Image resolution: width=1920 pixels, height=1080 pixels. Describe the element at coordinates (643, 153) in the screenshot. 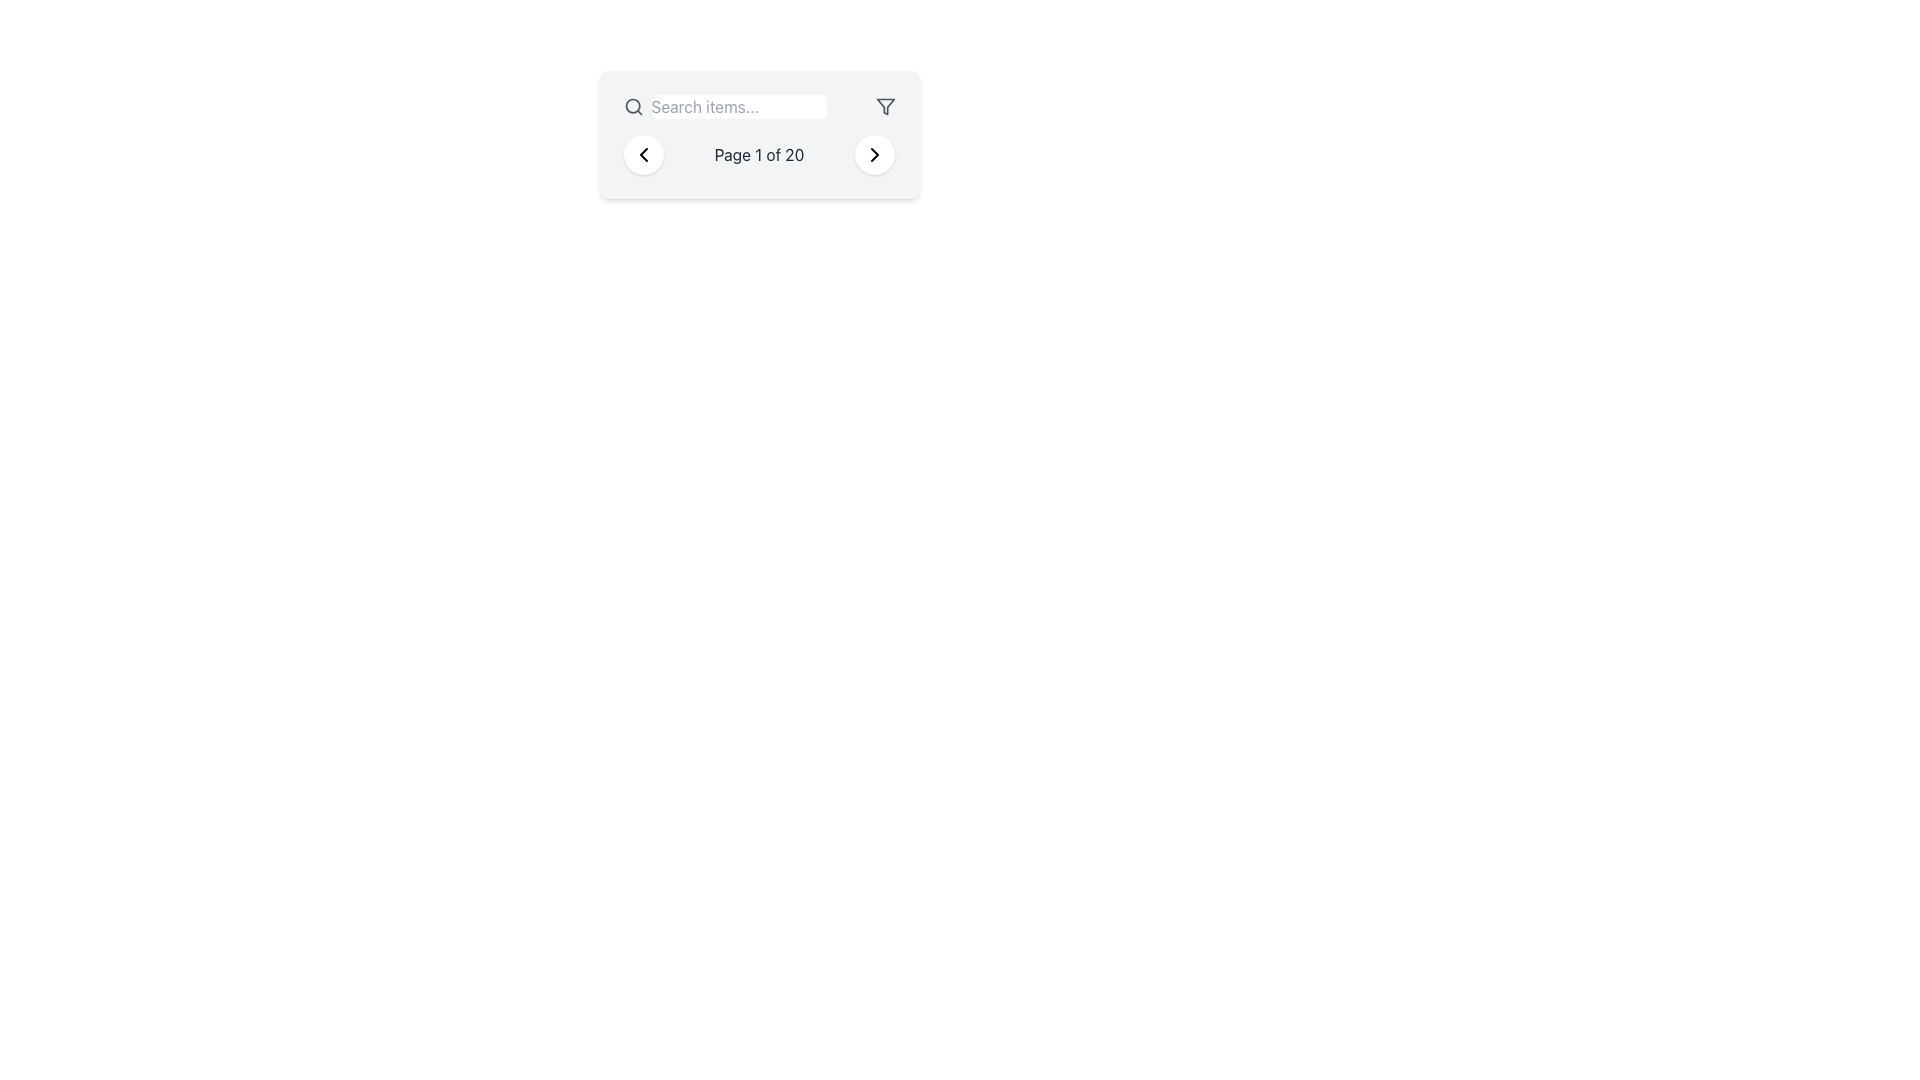

I see `the 'previous page' button located to the left of the text label 'Page 1 of 20' in the pagination control` at that location.